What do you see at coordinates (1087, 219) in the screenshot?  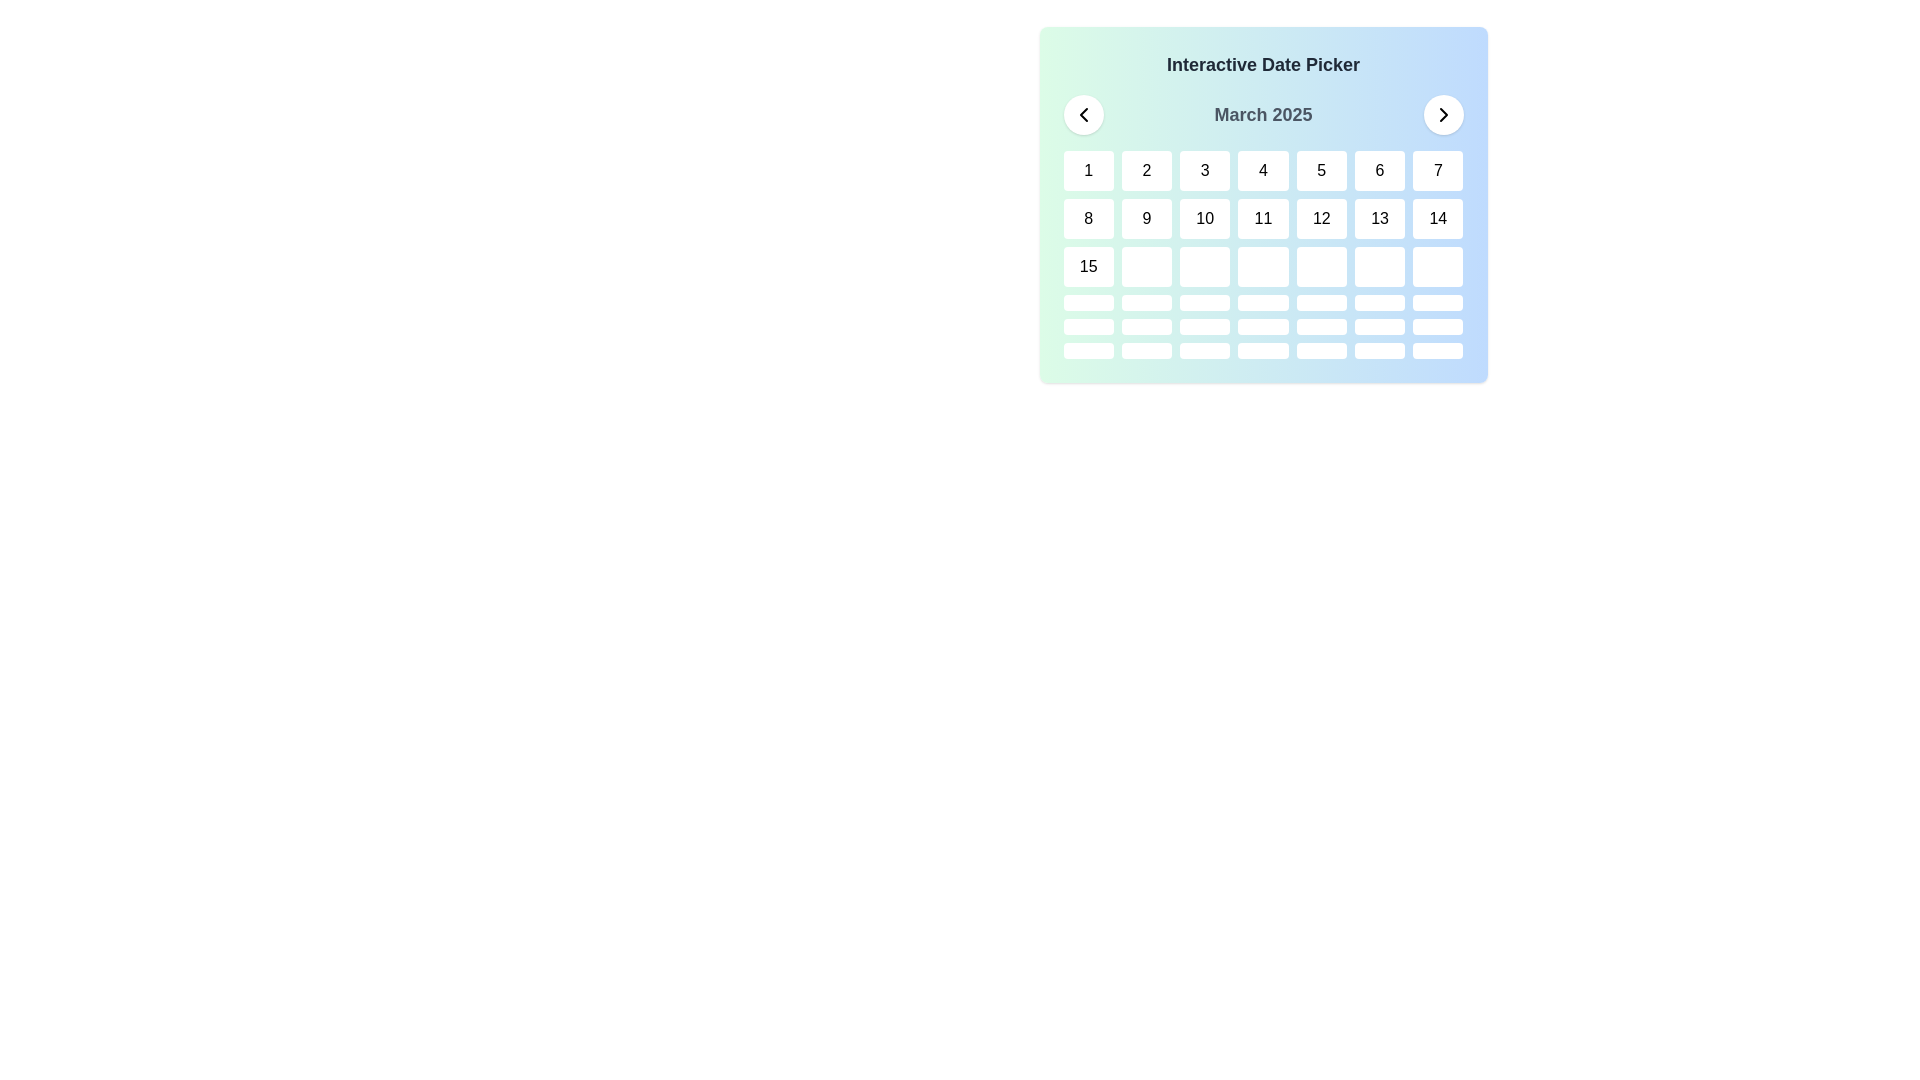 I see `the white rounded square button displaying the number '8' in the center of a date picker interface` at bounding box center [1087, 219].